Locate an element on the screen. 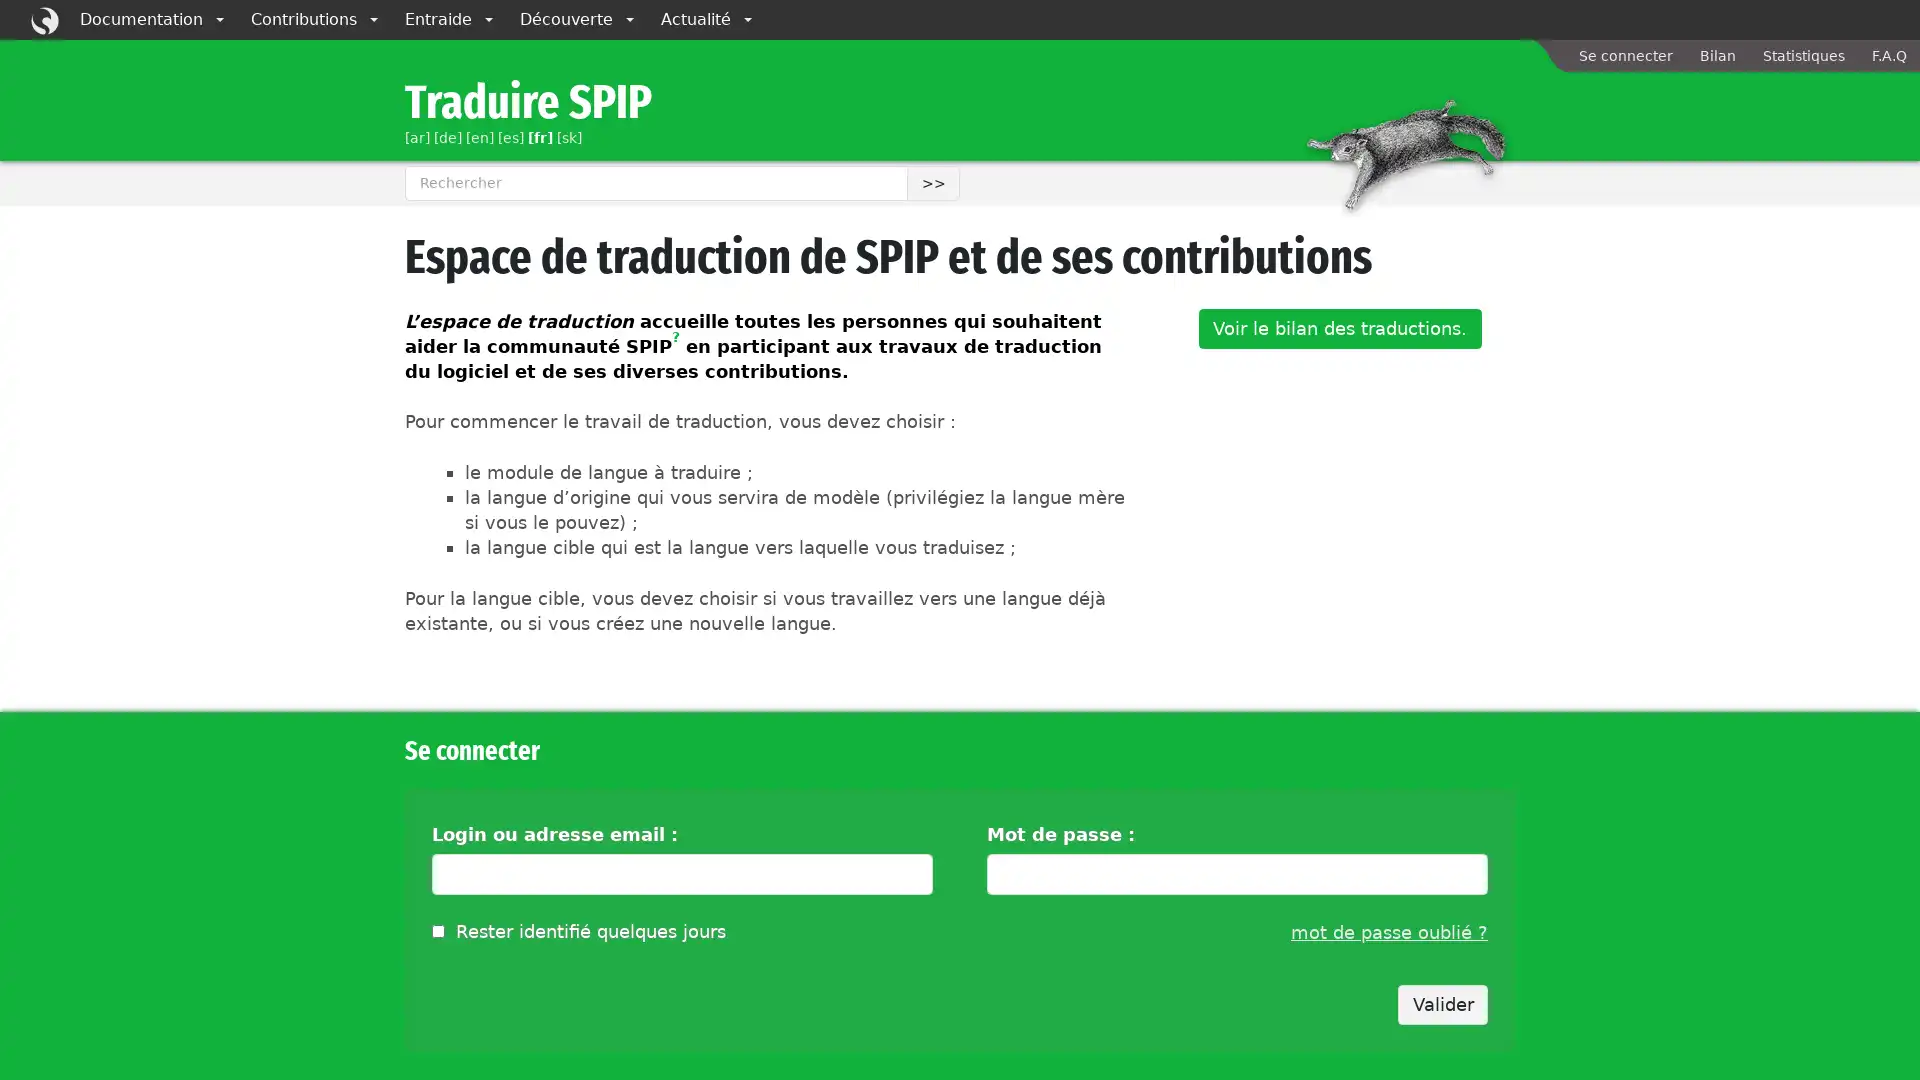  >> is located at coordinates (932, 182).